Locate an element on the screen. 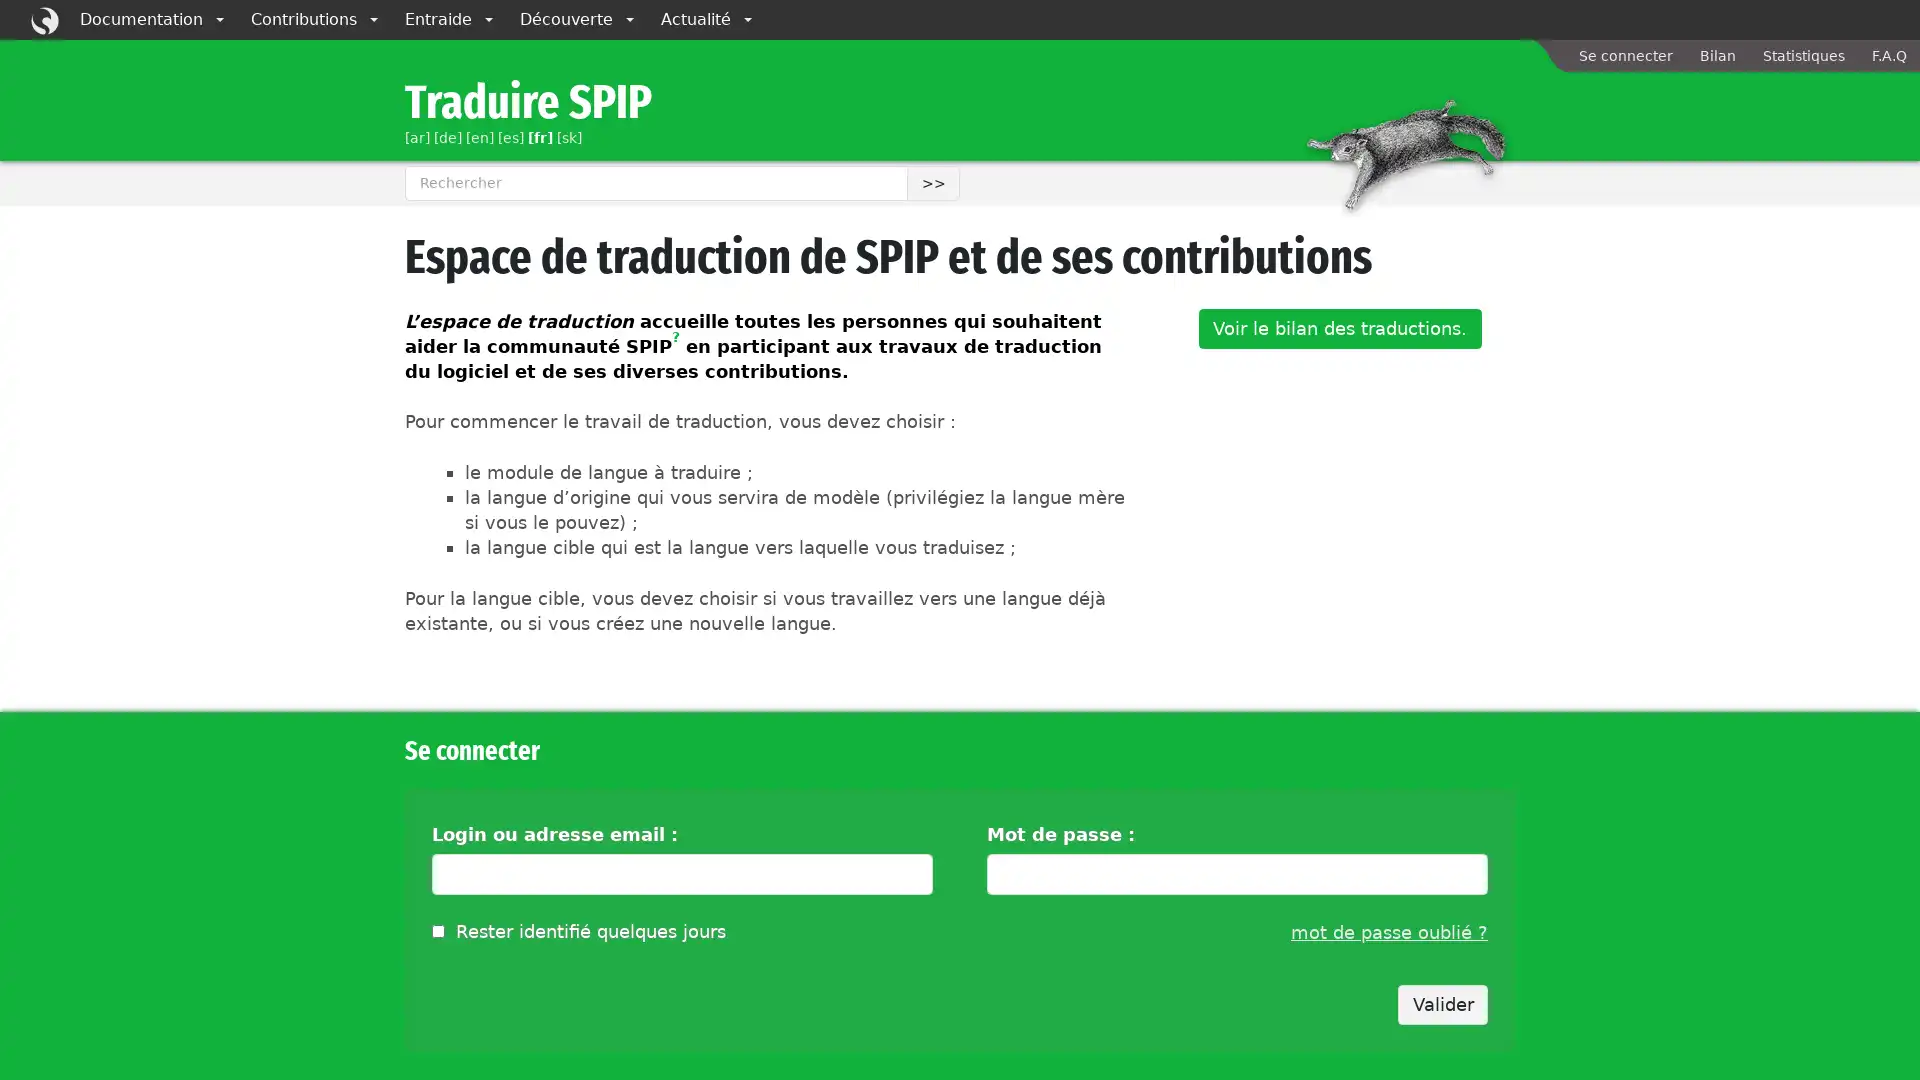  >> is located at coordinates (932, 182).